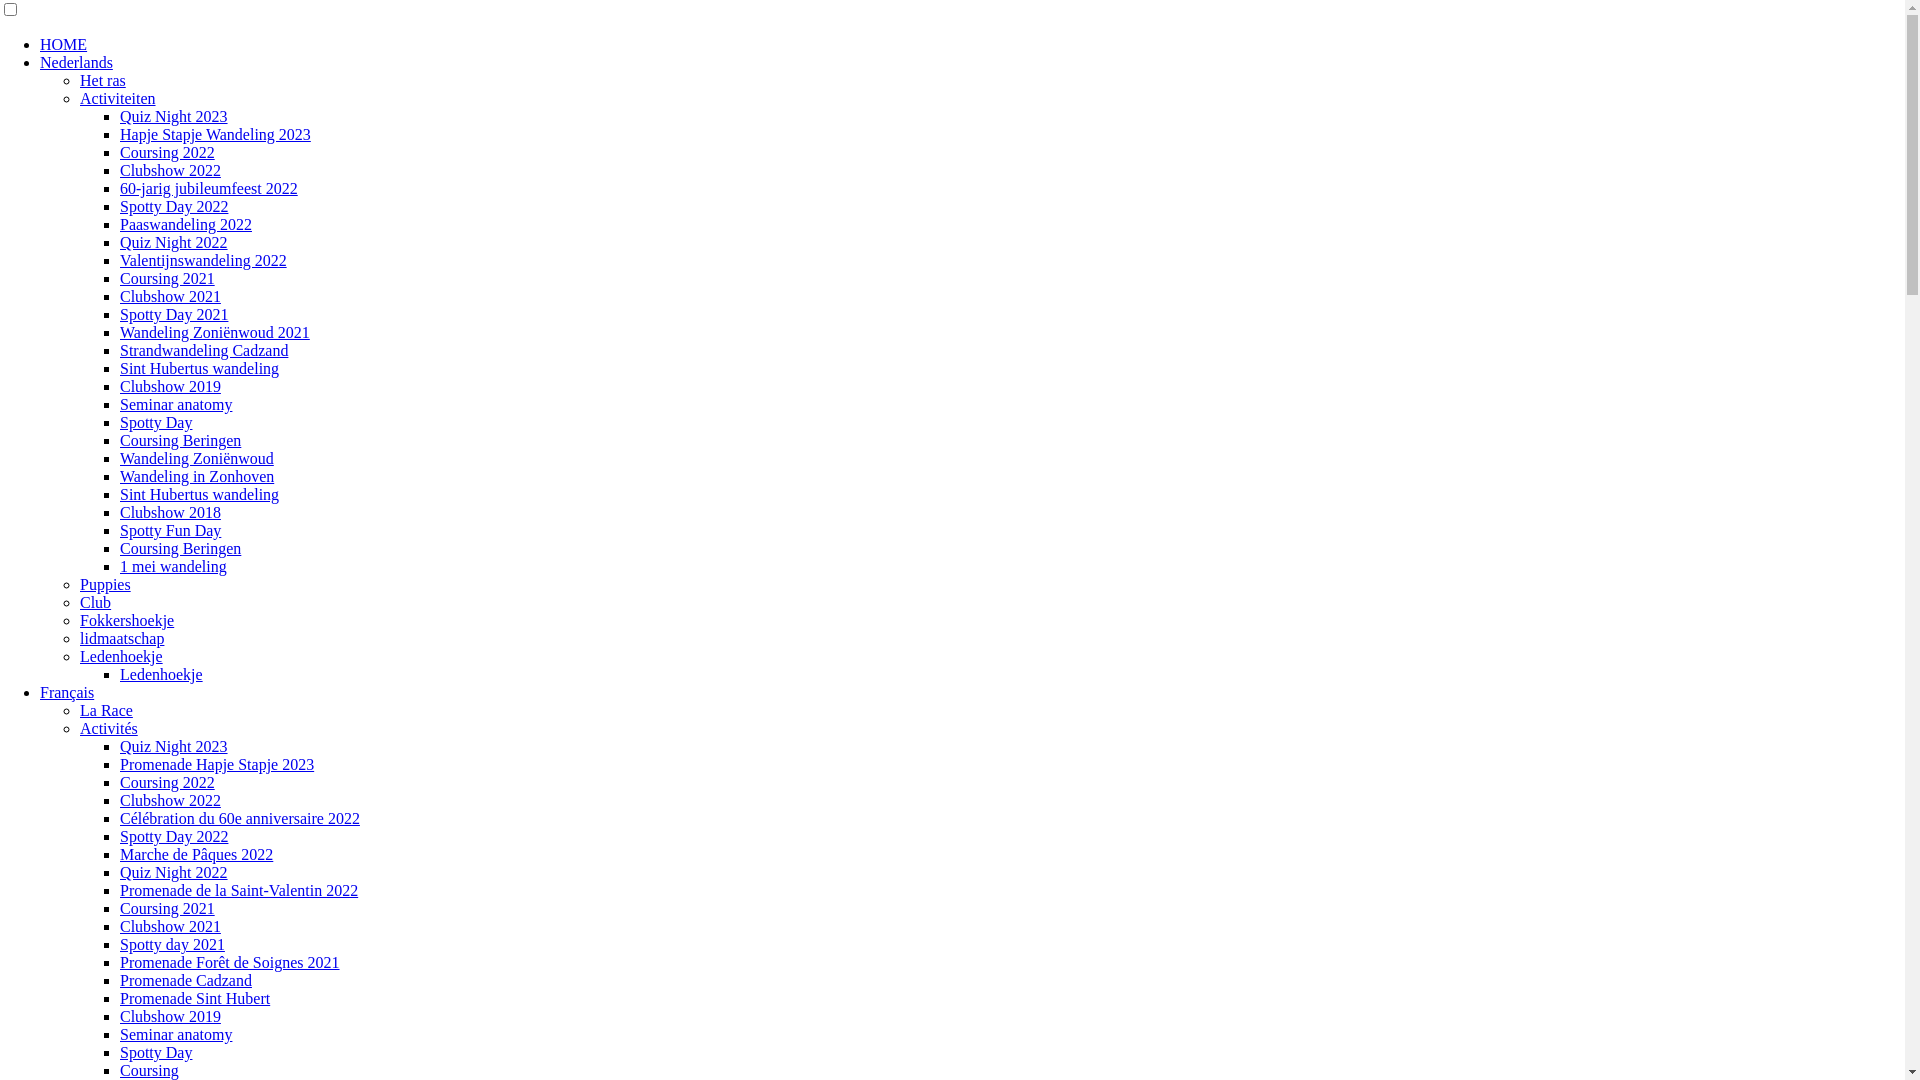  Describe the element at coordinates (173, 836) in the screenshot. I see `'Spotty Day 2022'` at that location.